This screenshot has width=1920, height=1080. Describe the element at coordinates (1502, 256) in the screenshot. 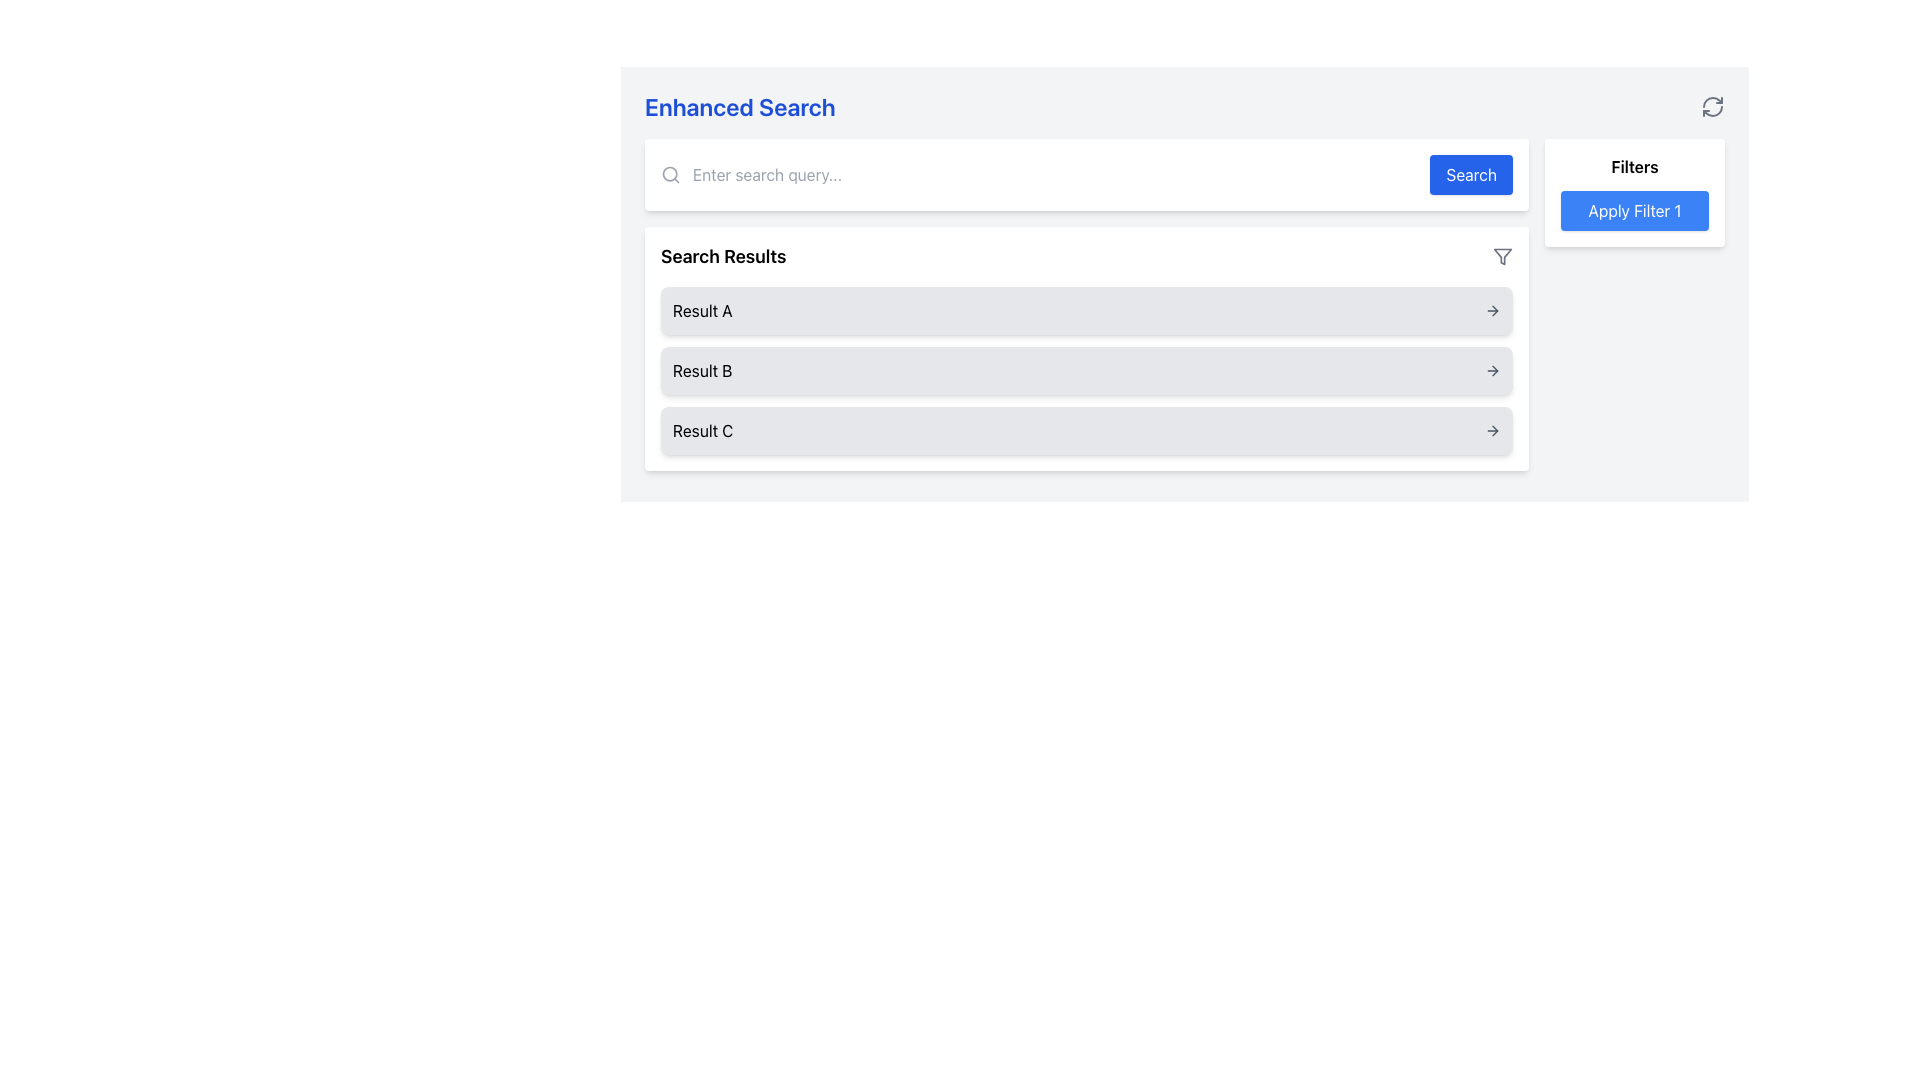

I see `triangular filter icon located in the upper-right corner of the 'Search Results' section for visual clarity` at that location.